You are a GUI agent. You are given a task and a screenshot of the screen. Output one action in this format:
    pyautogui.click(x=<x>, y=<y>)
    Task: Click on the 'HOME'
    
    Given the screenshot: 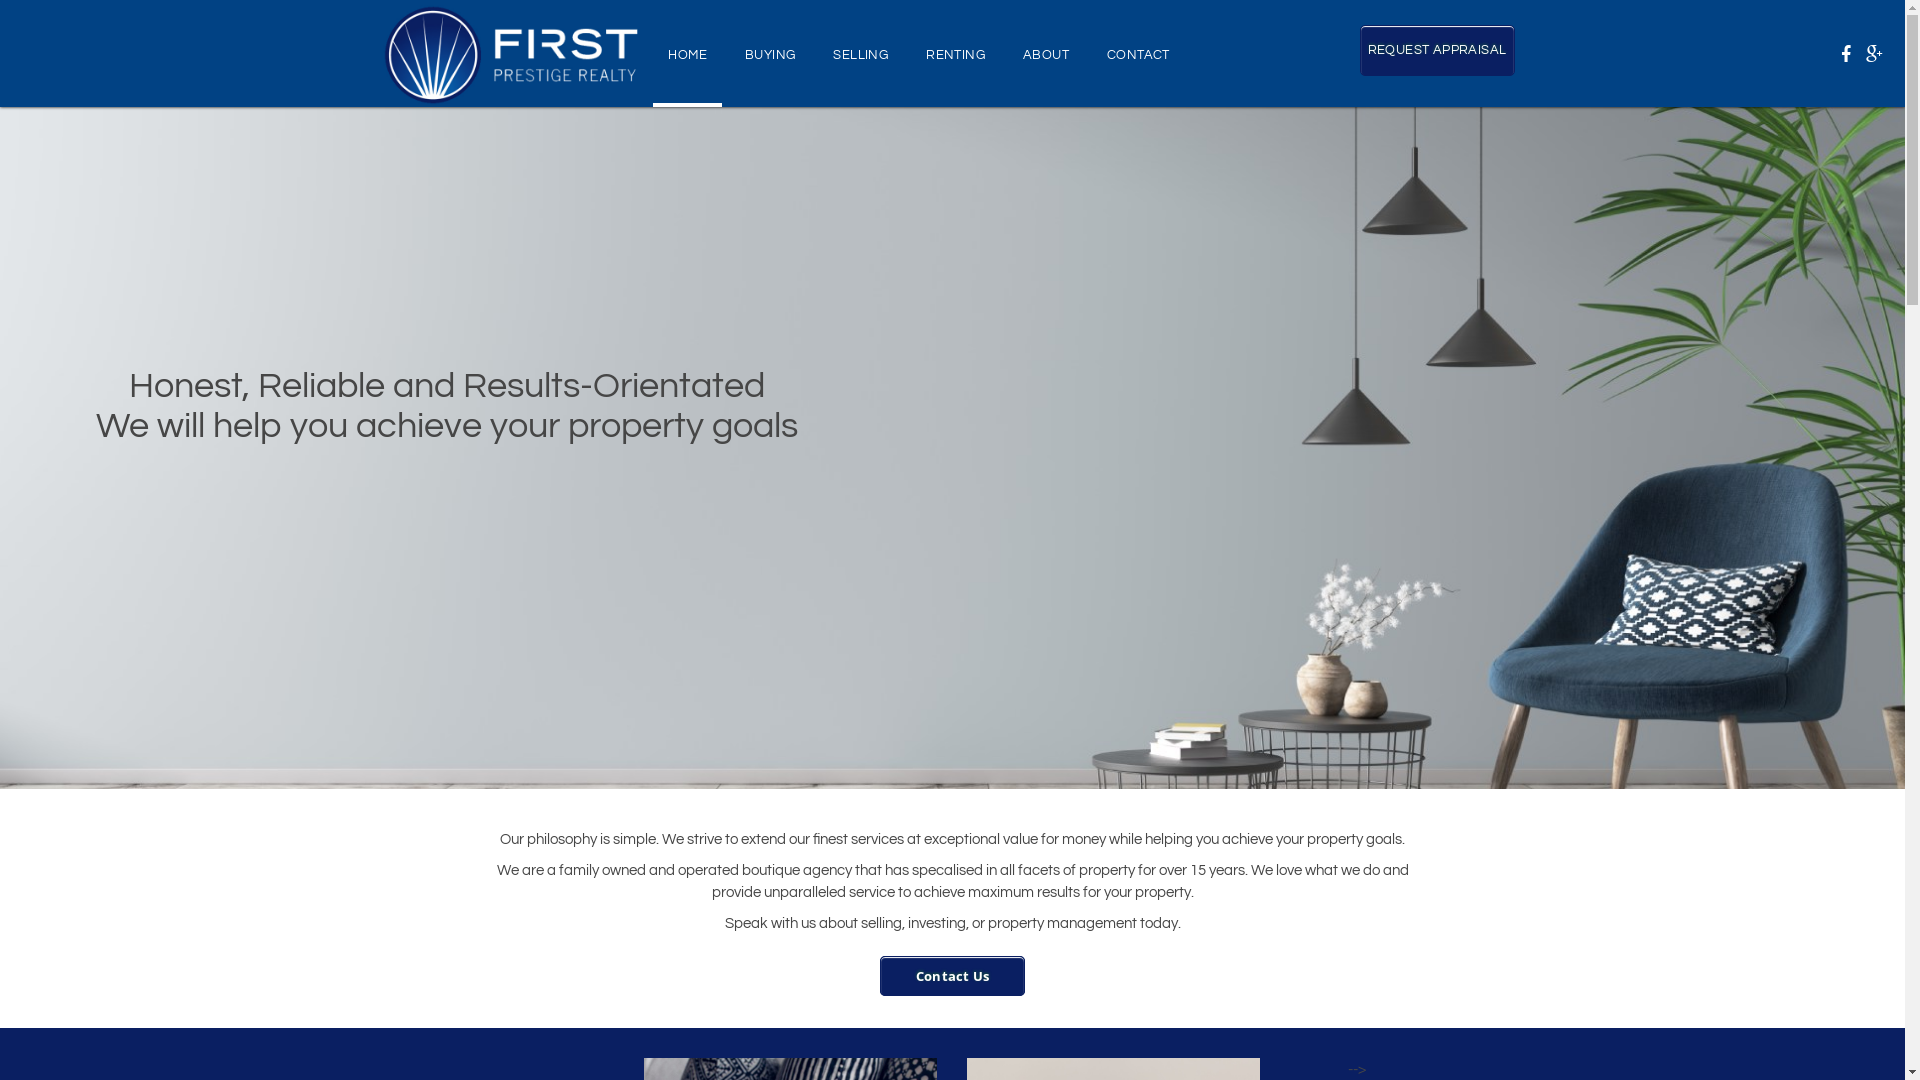 What is the action you would take?
    pyautogui.click(x=687, y=52)
    